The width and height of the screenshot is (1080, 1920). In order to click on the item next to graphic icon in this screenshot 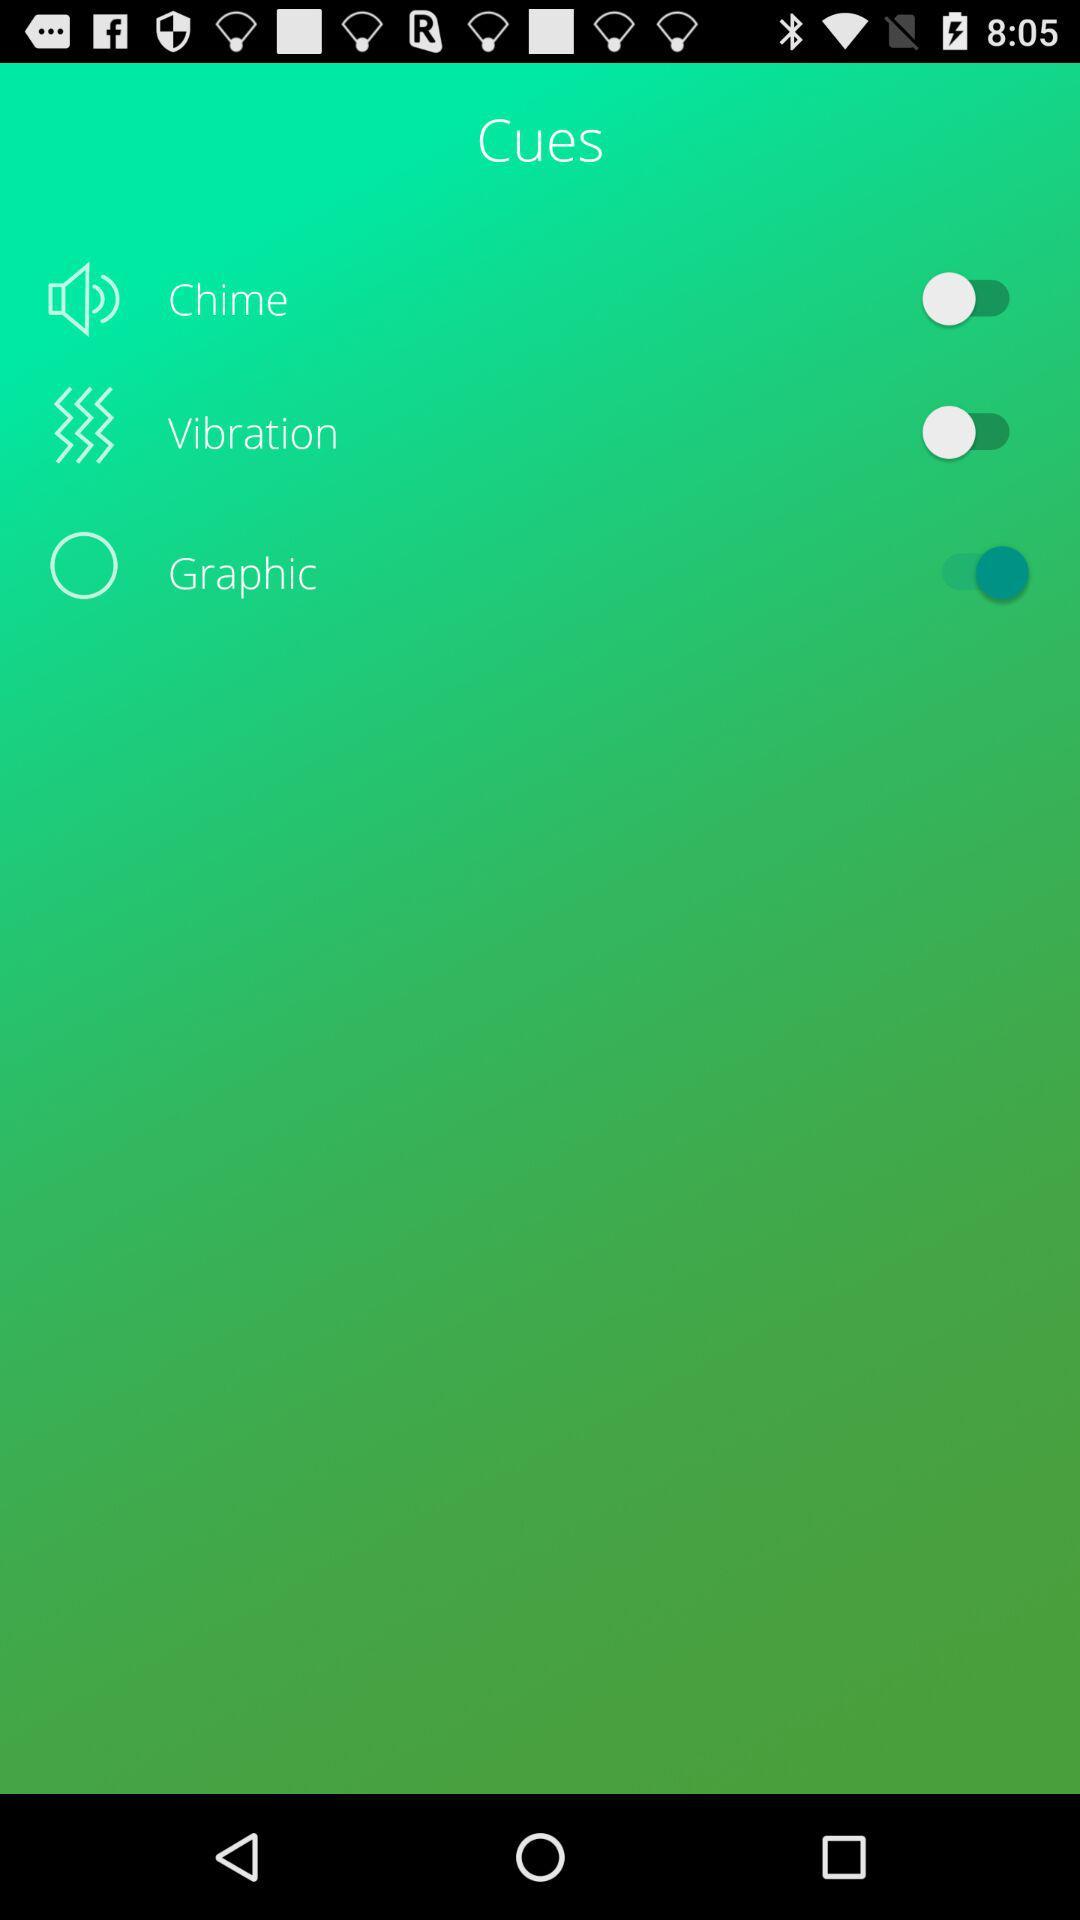, I will do `click(974, 571)`.